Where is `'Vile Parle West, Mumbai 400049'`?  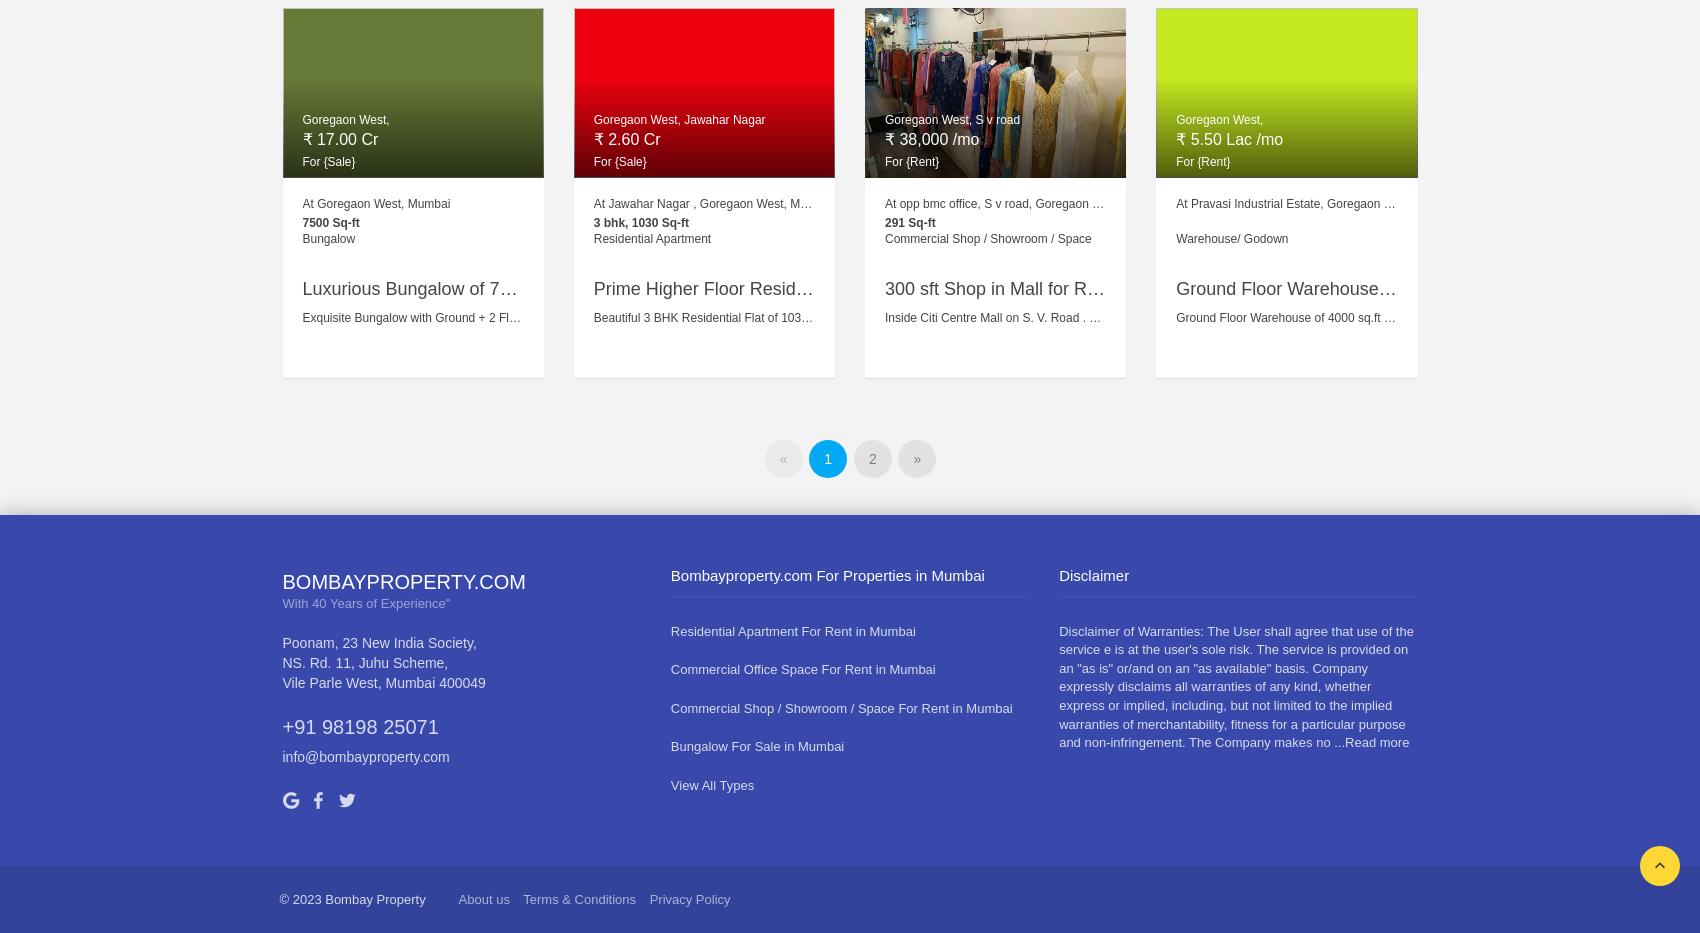 'Vile Parle West, Mumbai 400049' is located at coordinates (382, 682).